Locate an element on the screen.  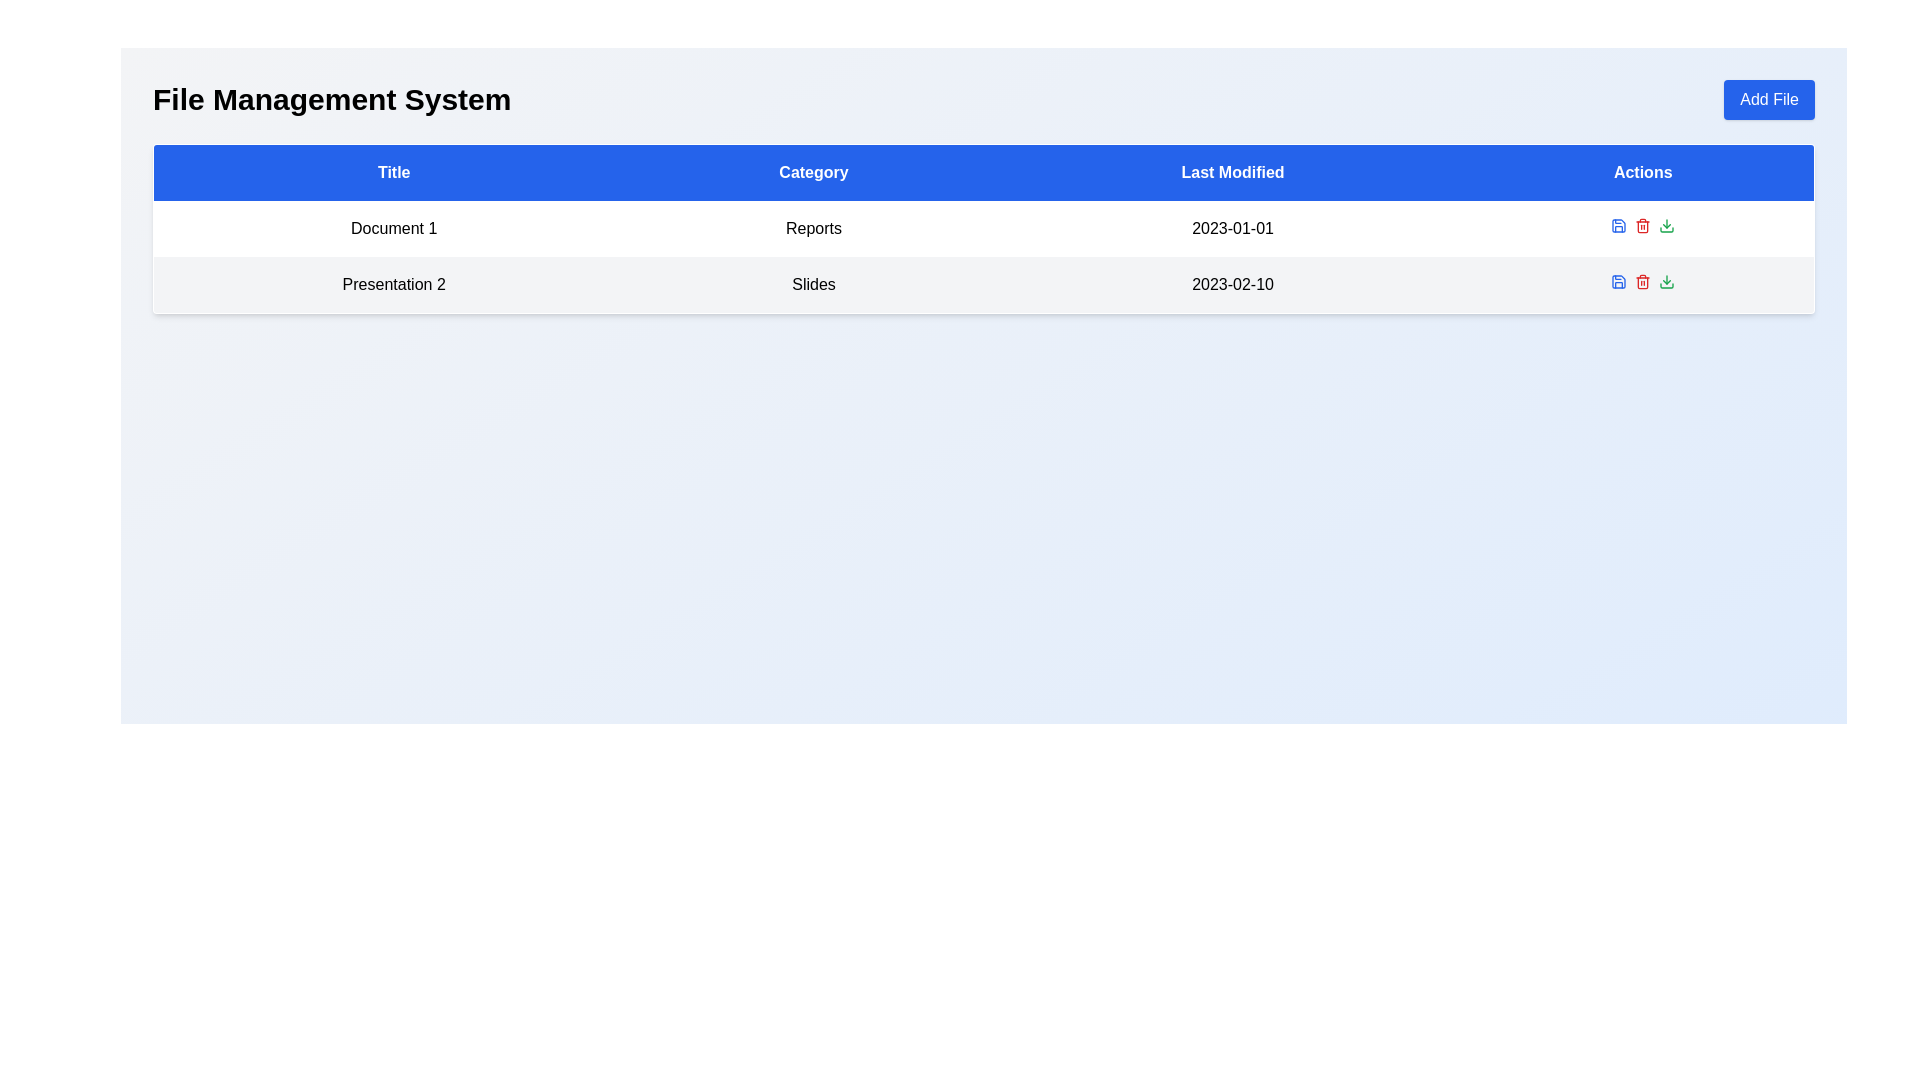
the static text element representing the document title in the first row of the table under the 'Title' column is located at coordinates (393, 227).